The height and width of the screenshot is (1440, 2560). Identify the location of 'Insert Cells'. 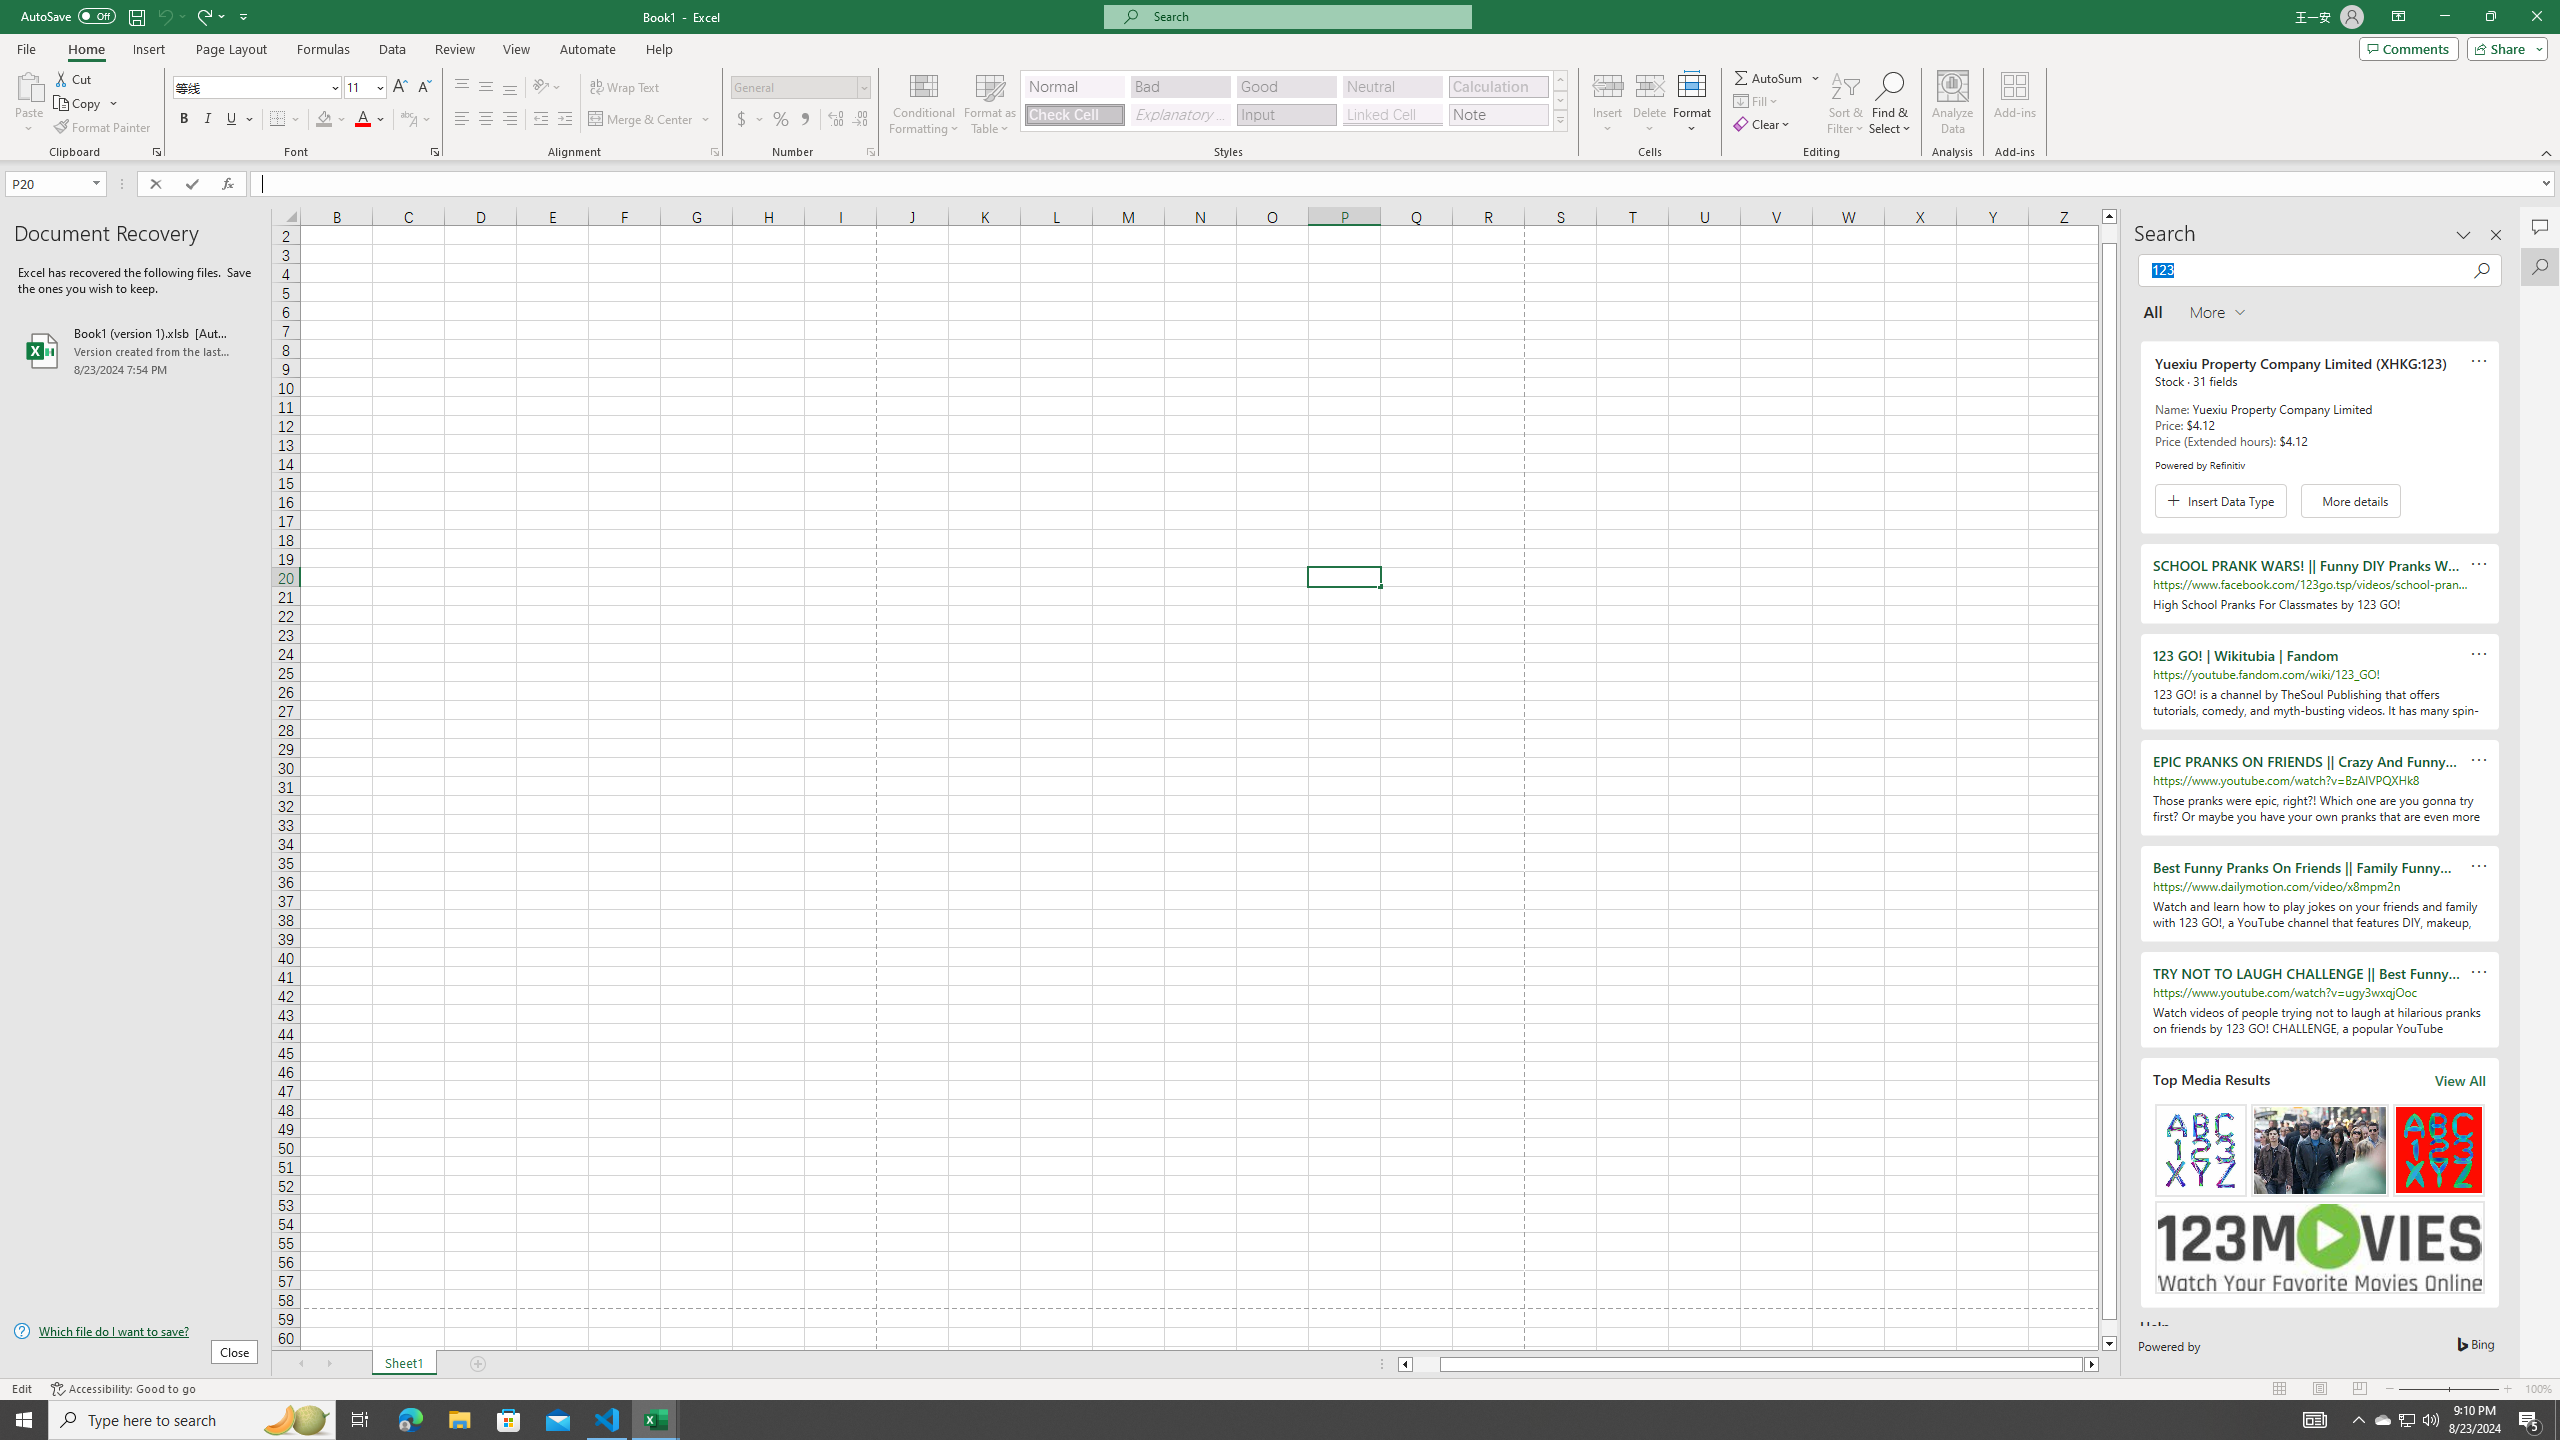
(1606, 84).